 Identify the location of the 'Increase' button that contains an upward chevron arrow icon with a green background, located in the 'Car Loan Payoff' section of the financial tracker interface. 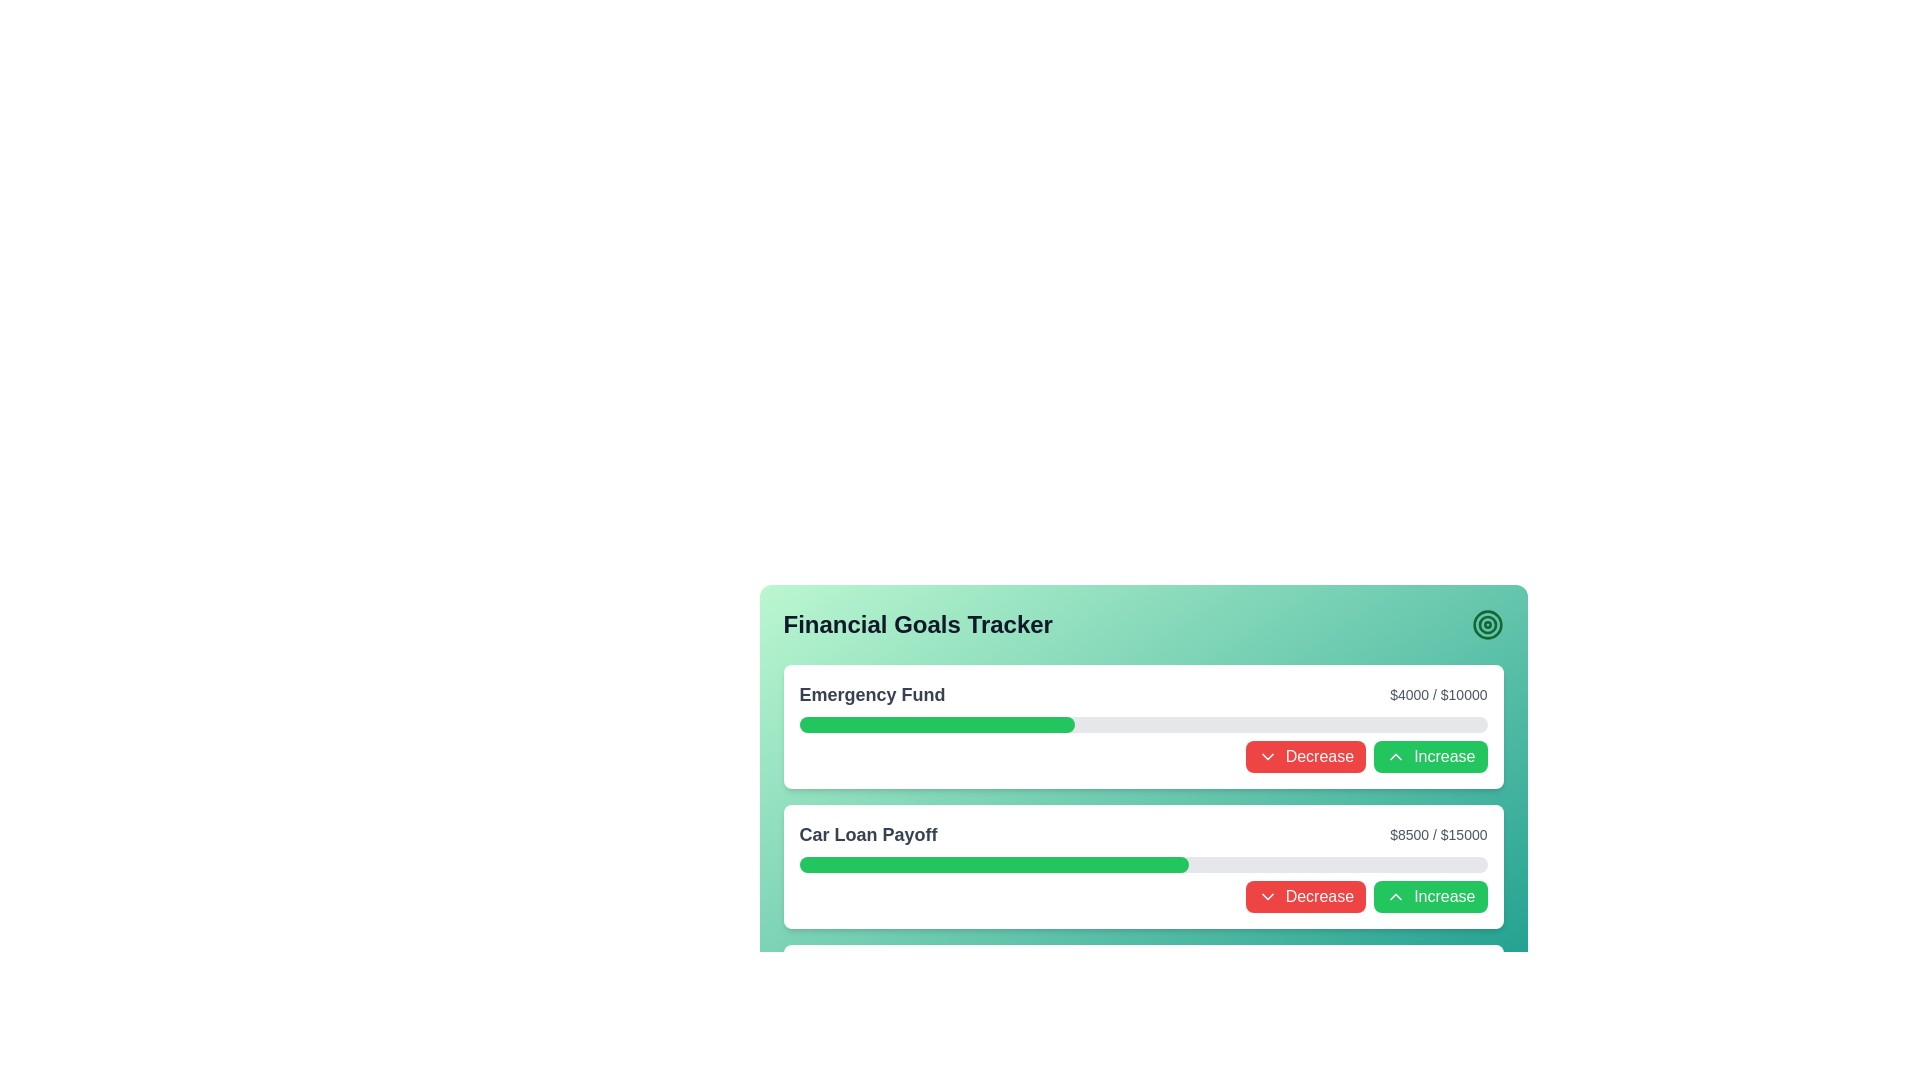
(1395, 896).